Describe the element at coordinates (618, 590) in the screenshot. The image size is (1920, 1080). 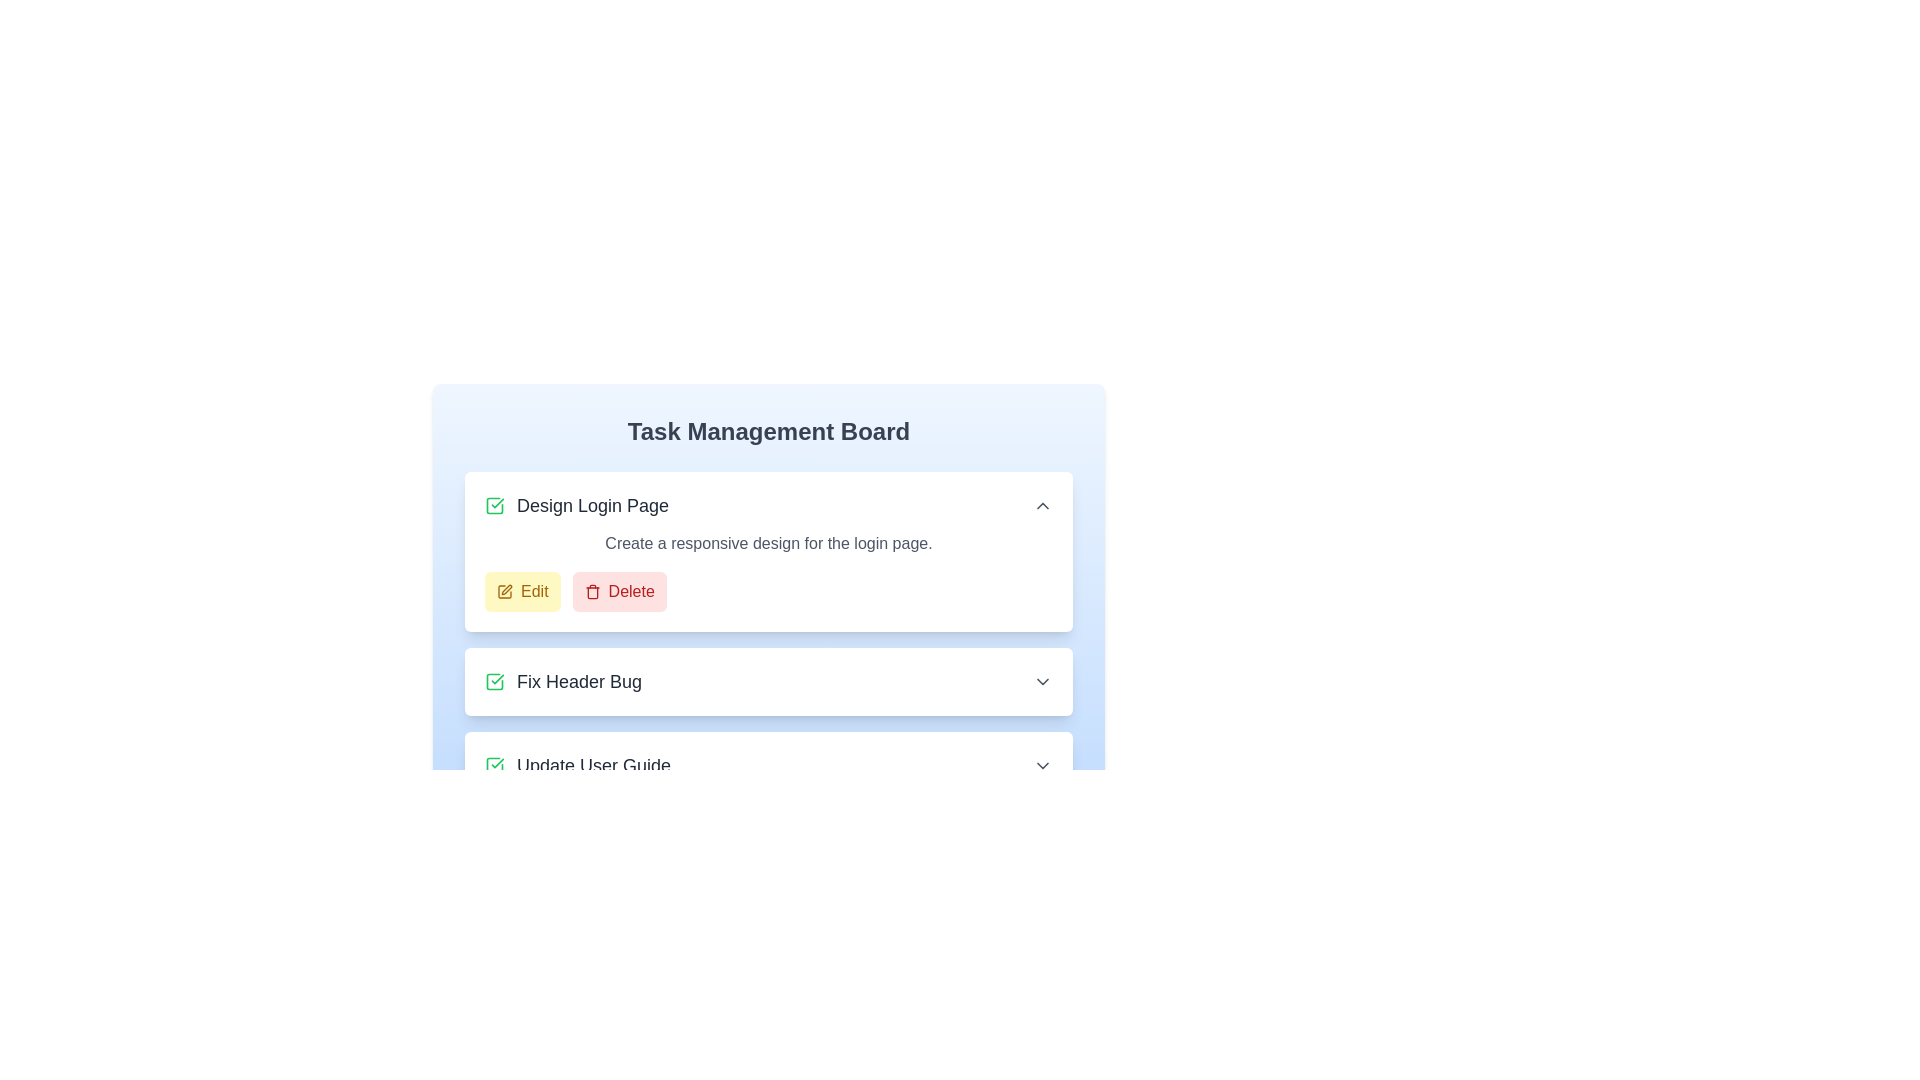
I see `'Delete' button associated with the task 'Design Login Page'` at that location.